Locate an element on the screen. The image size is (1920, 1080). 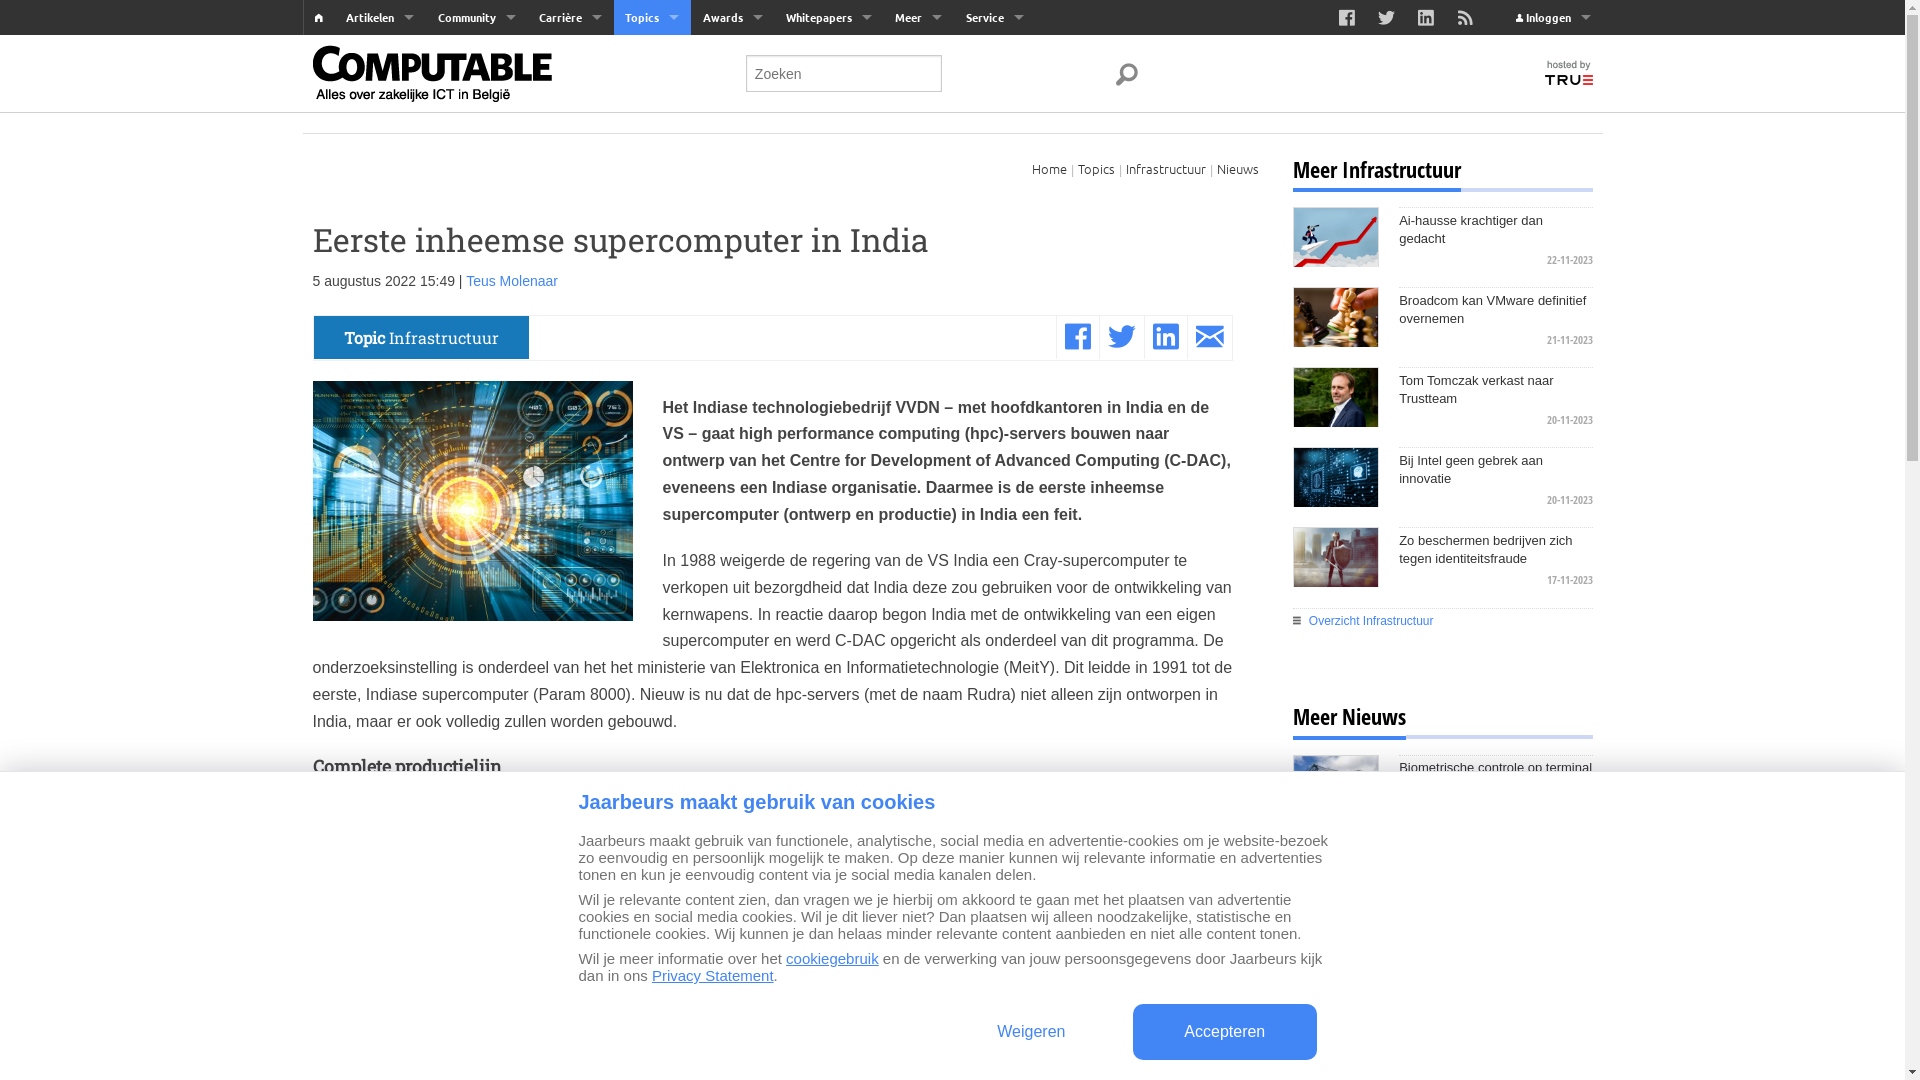
'Internet of things' is located at coordinates (652, 160).